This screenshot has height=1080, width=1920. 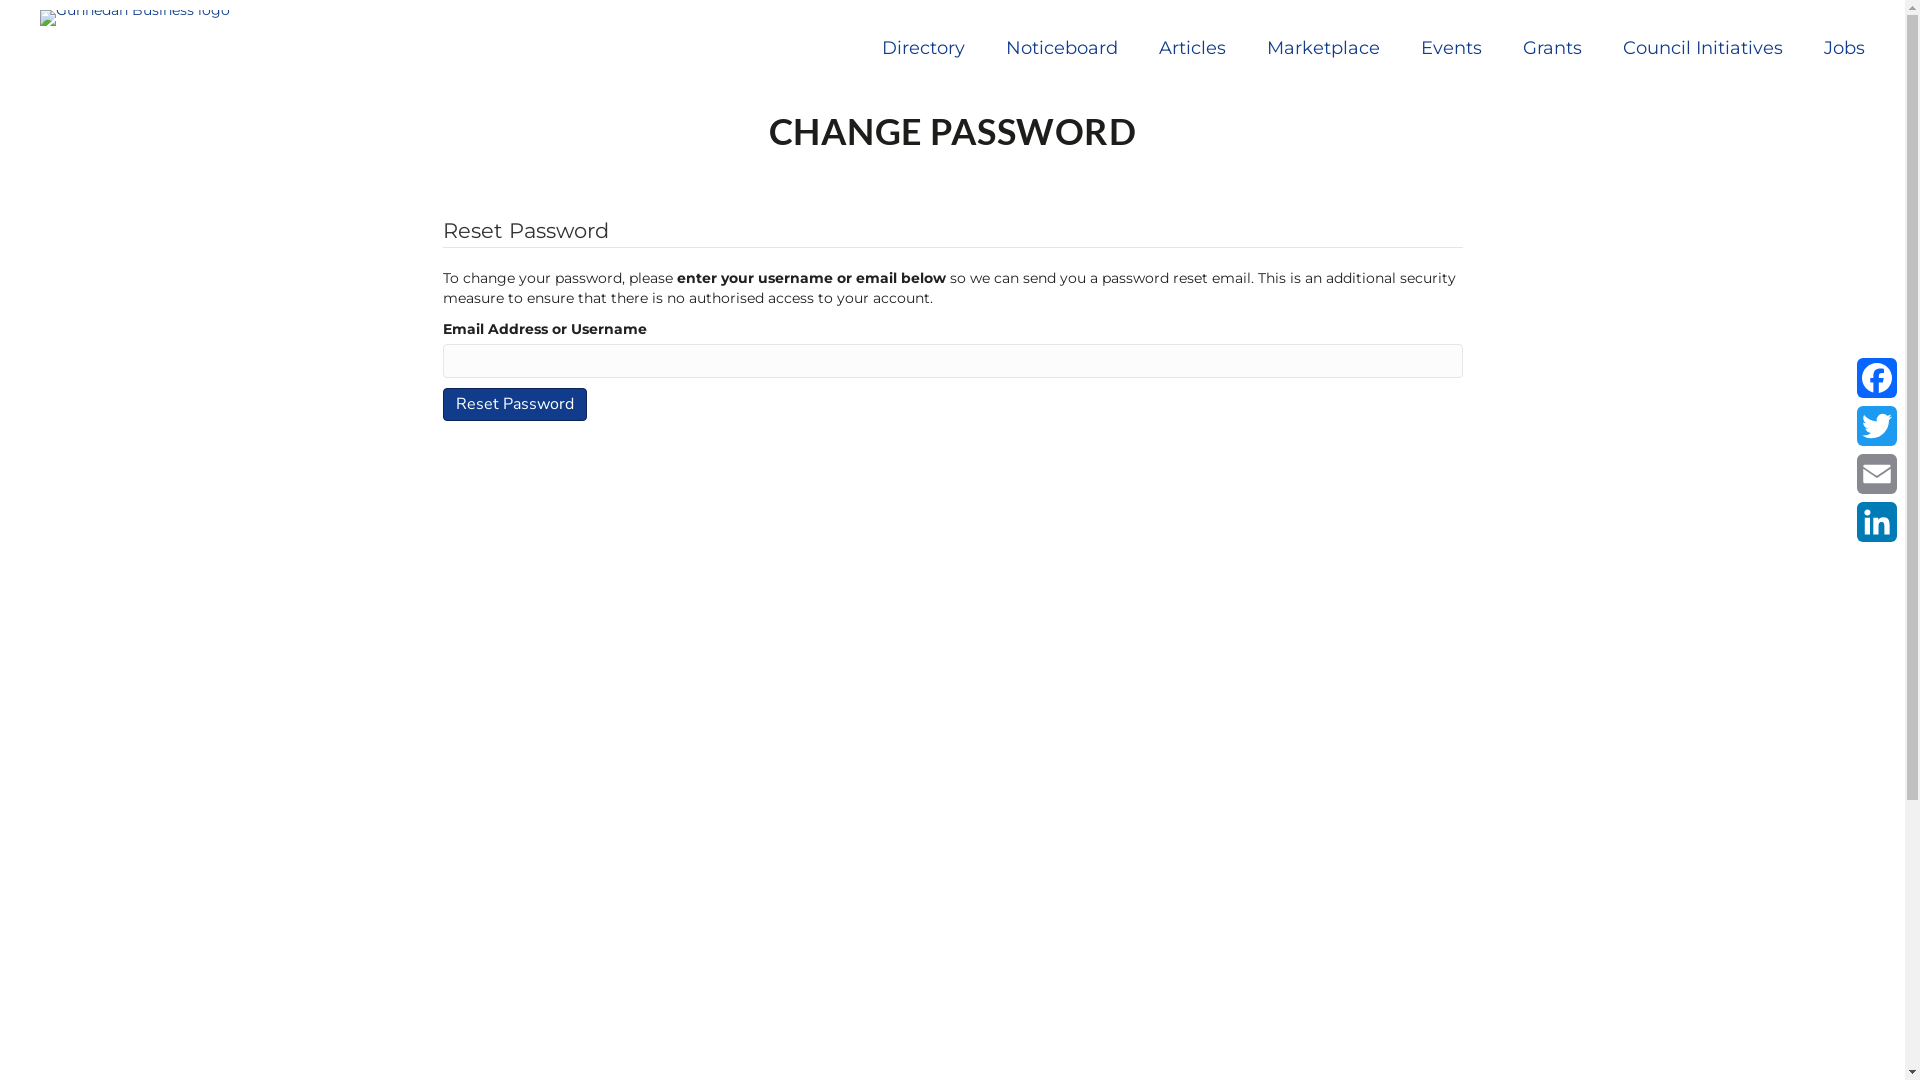 What do you see at coordinates (133, 18) in the screenshot?
I see `'Gunnedah Business'` at bounding box center [133, 18].